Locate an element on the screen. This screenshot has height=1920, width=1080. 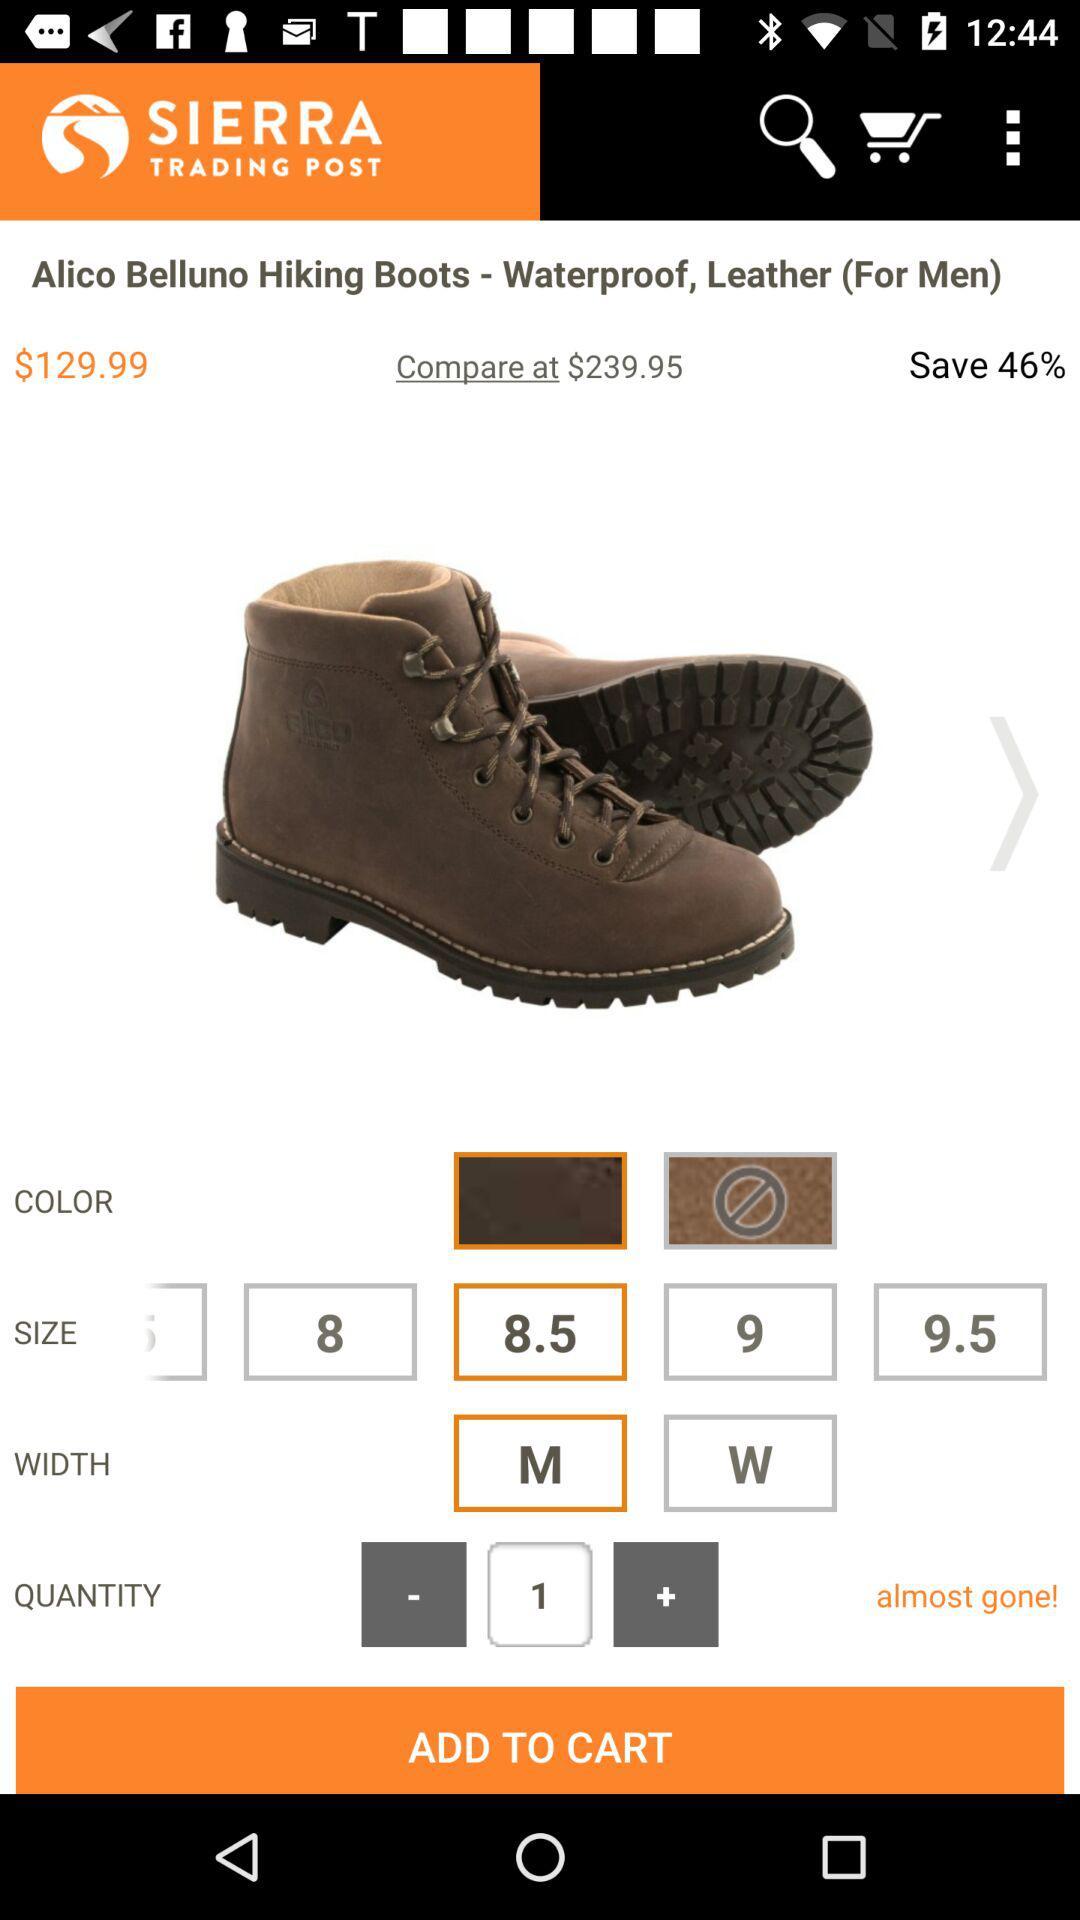
icon above the alico belluno hiking app is located at coordinates (795, 135).